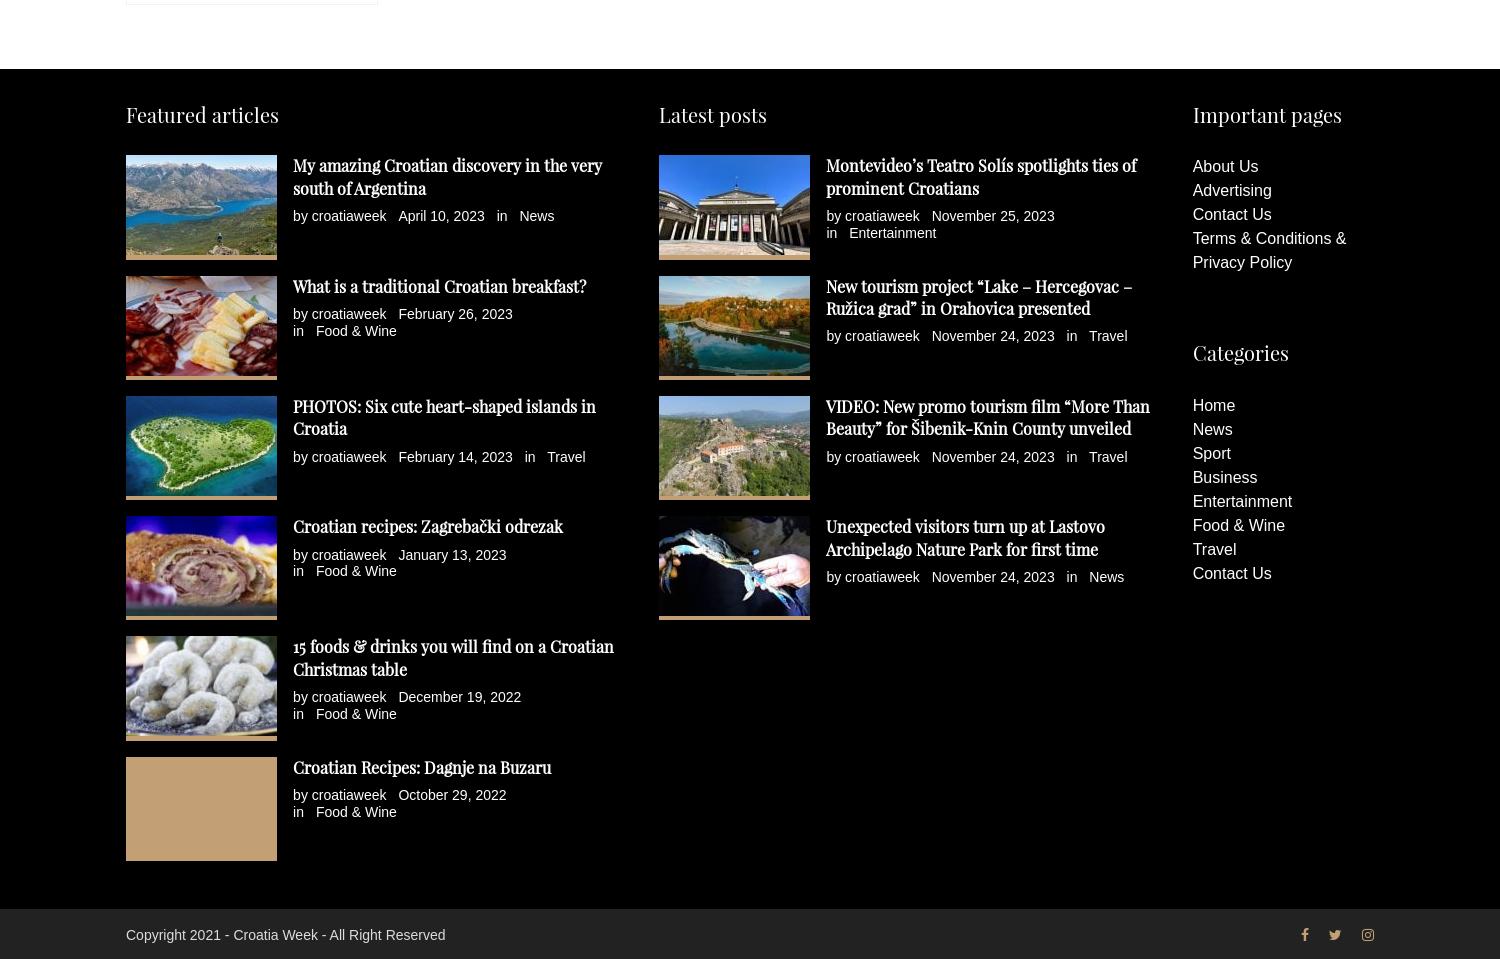 This screenshot has width=1500, height=959. Describe the element at coordinates (711, 113) in the screenshot. I see `'Latest posts'` at that location.